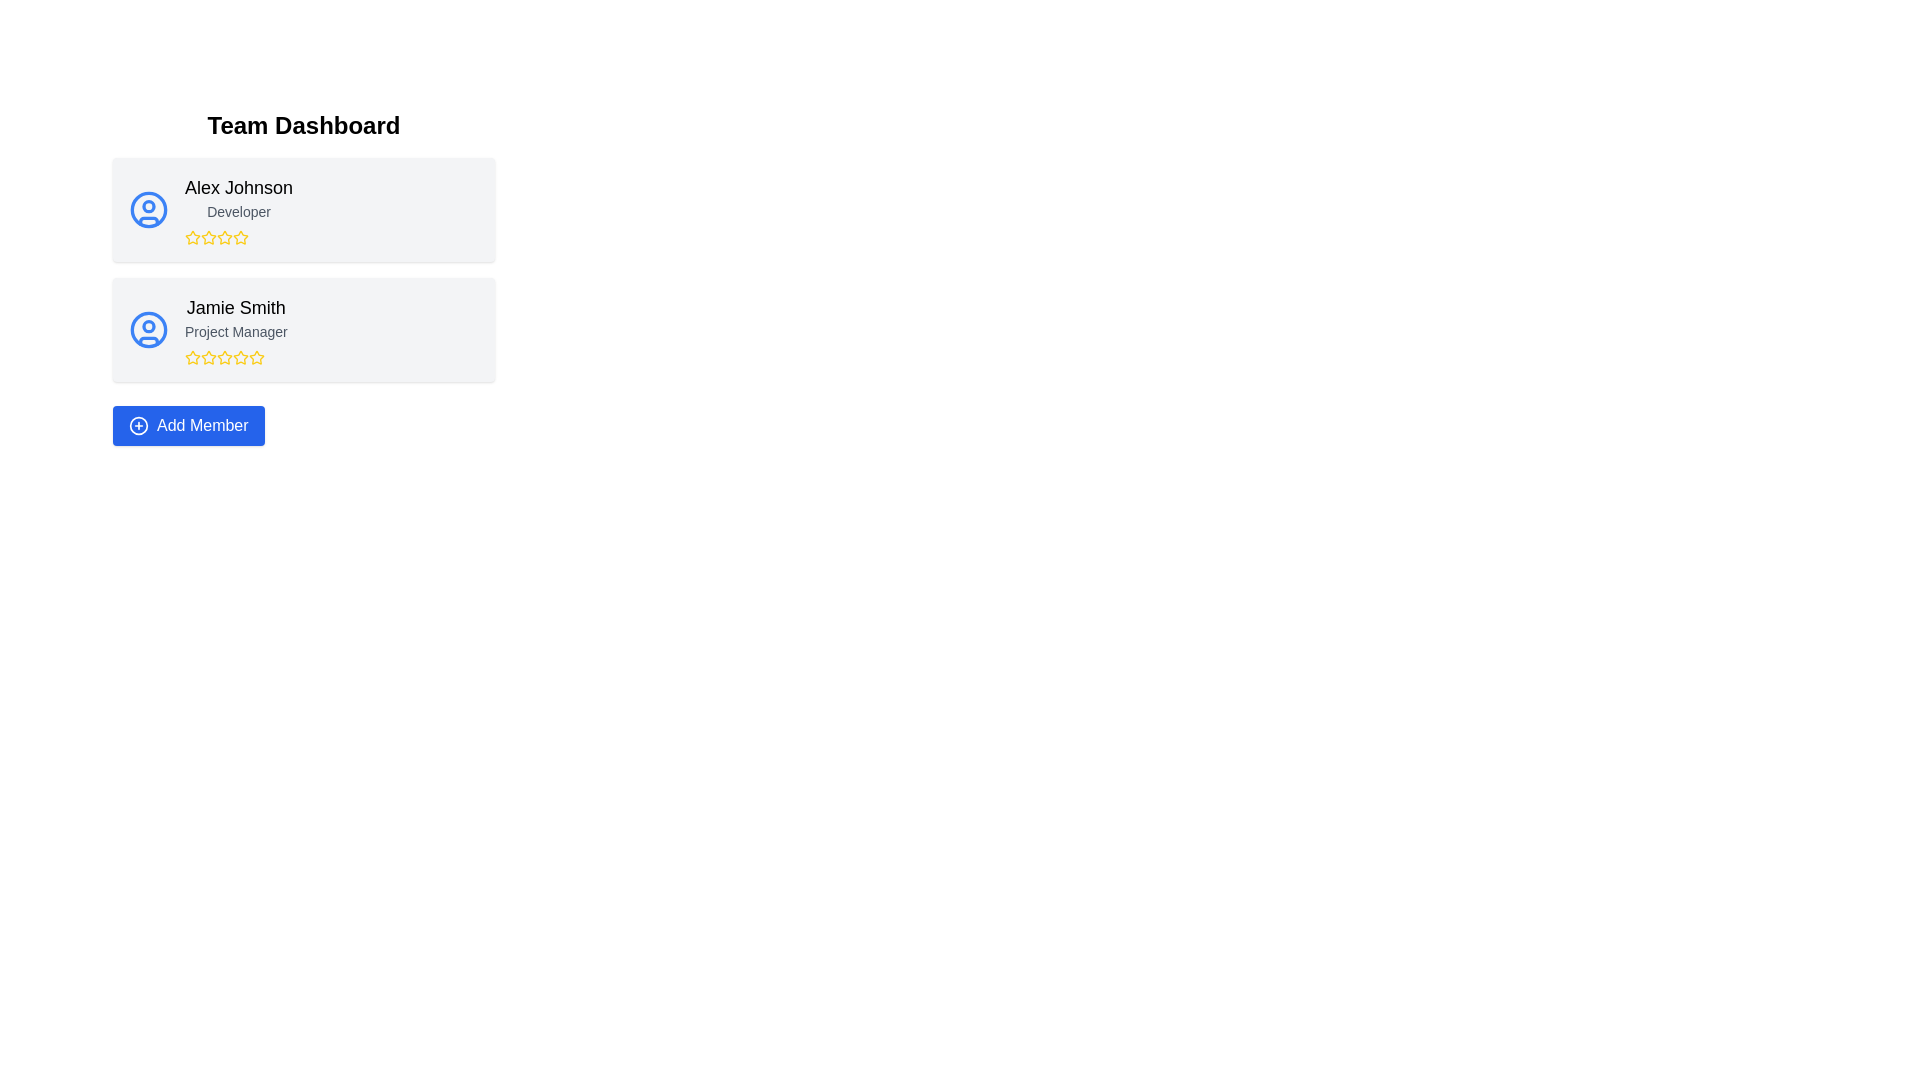 This screenshot has width=1920, height=1080. What do you see at coordinates (138, 424) in the screenshot?
I see `the icon that represents a visual indicator for adding a new entity, which is located within the 'Add Member' button at the bottom of the page` at bounding box center [138, 424].